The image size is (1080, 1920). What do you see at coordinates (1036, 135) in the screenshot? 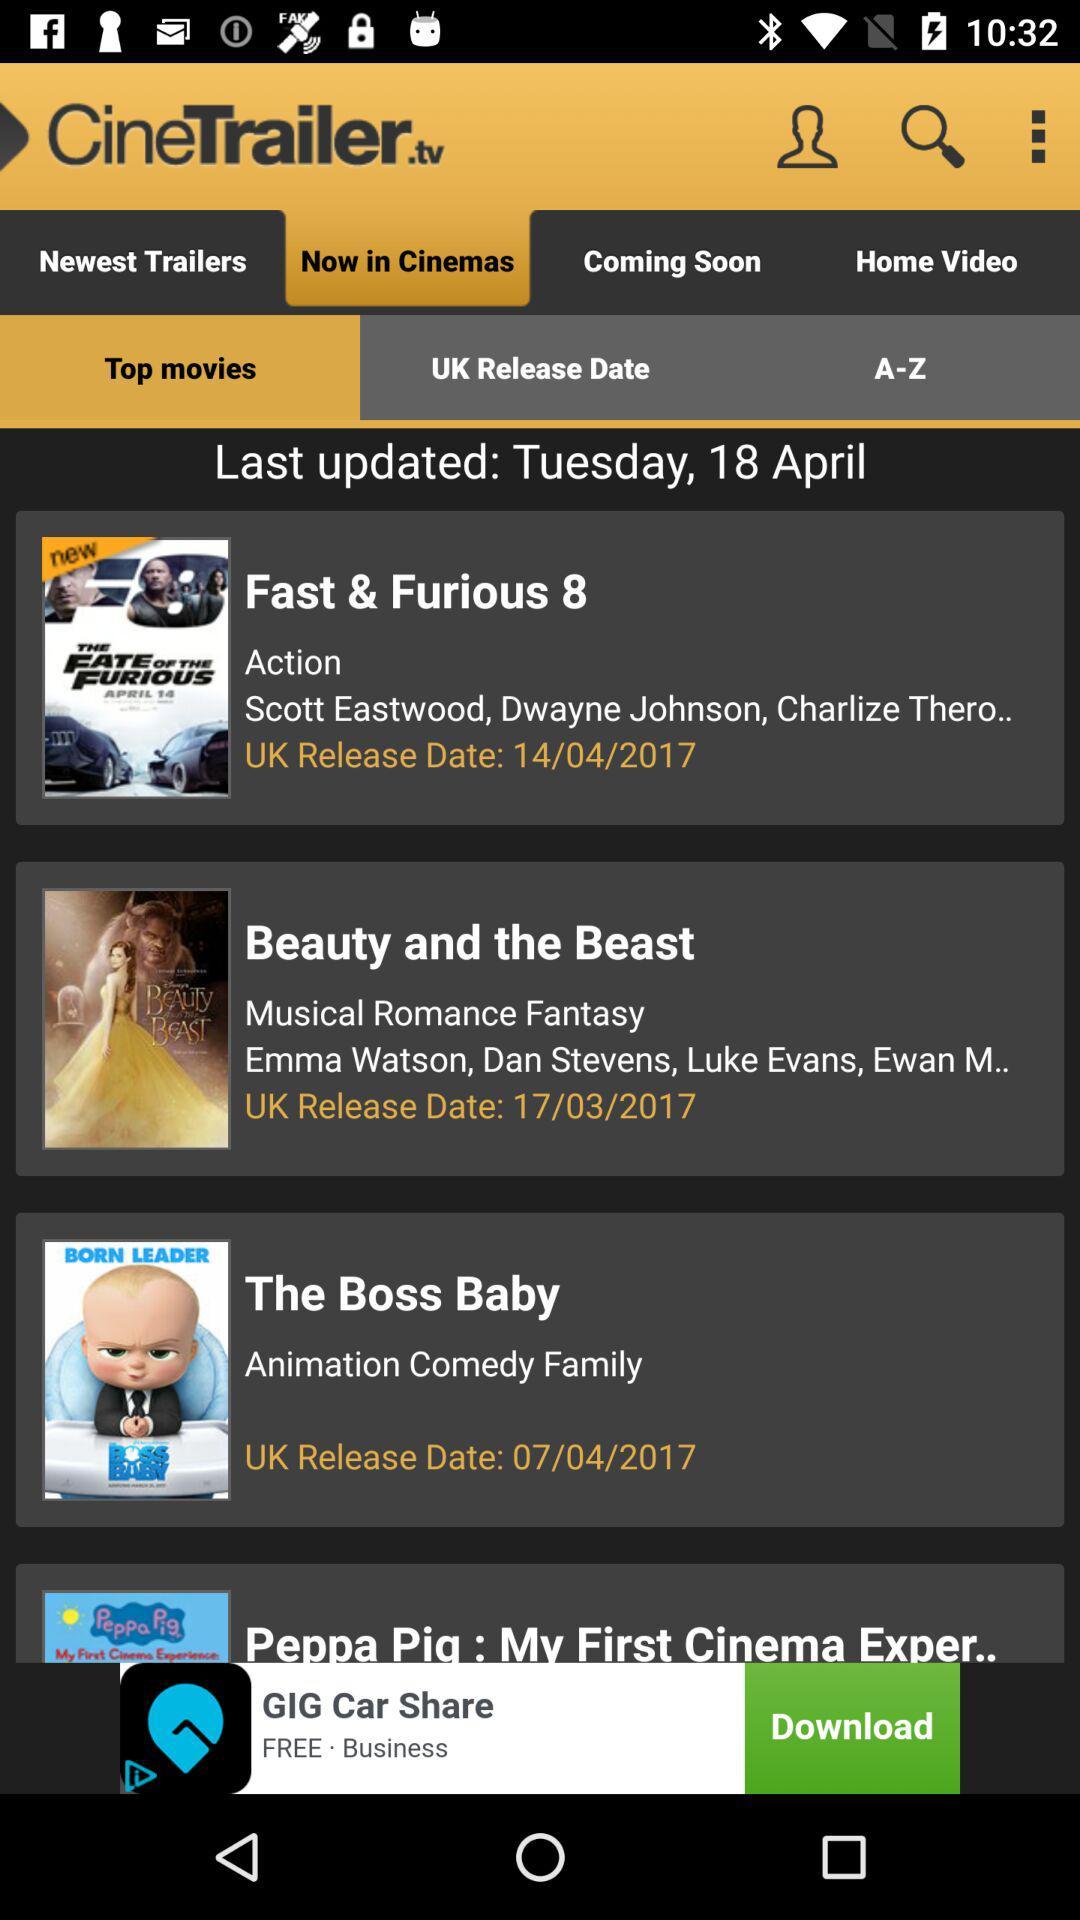
I see `settings` at bounding box center [1036, 135].